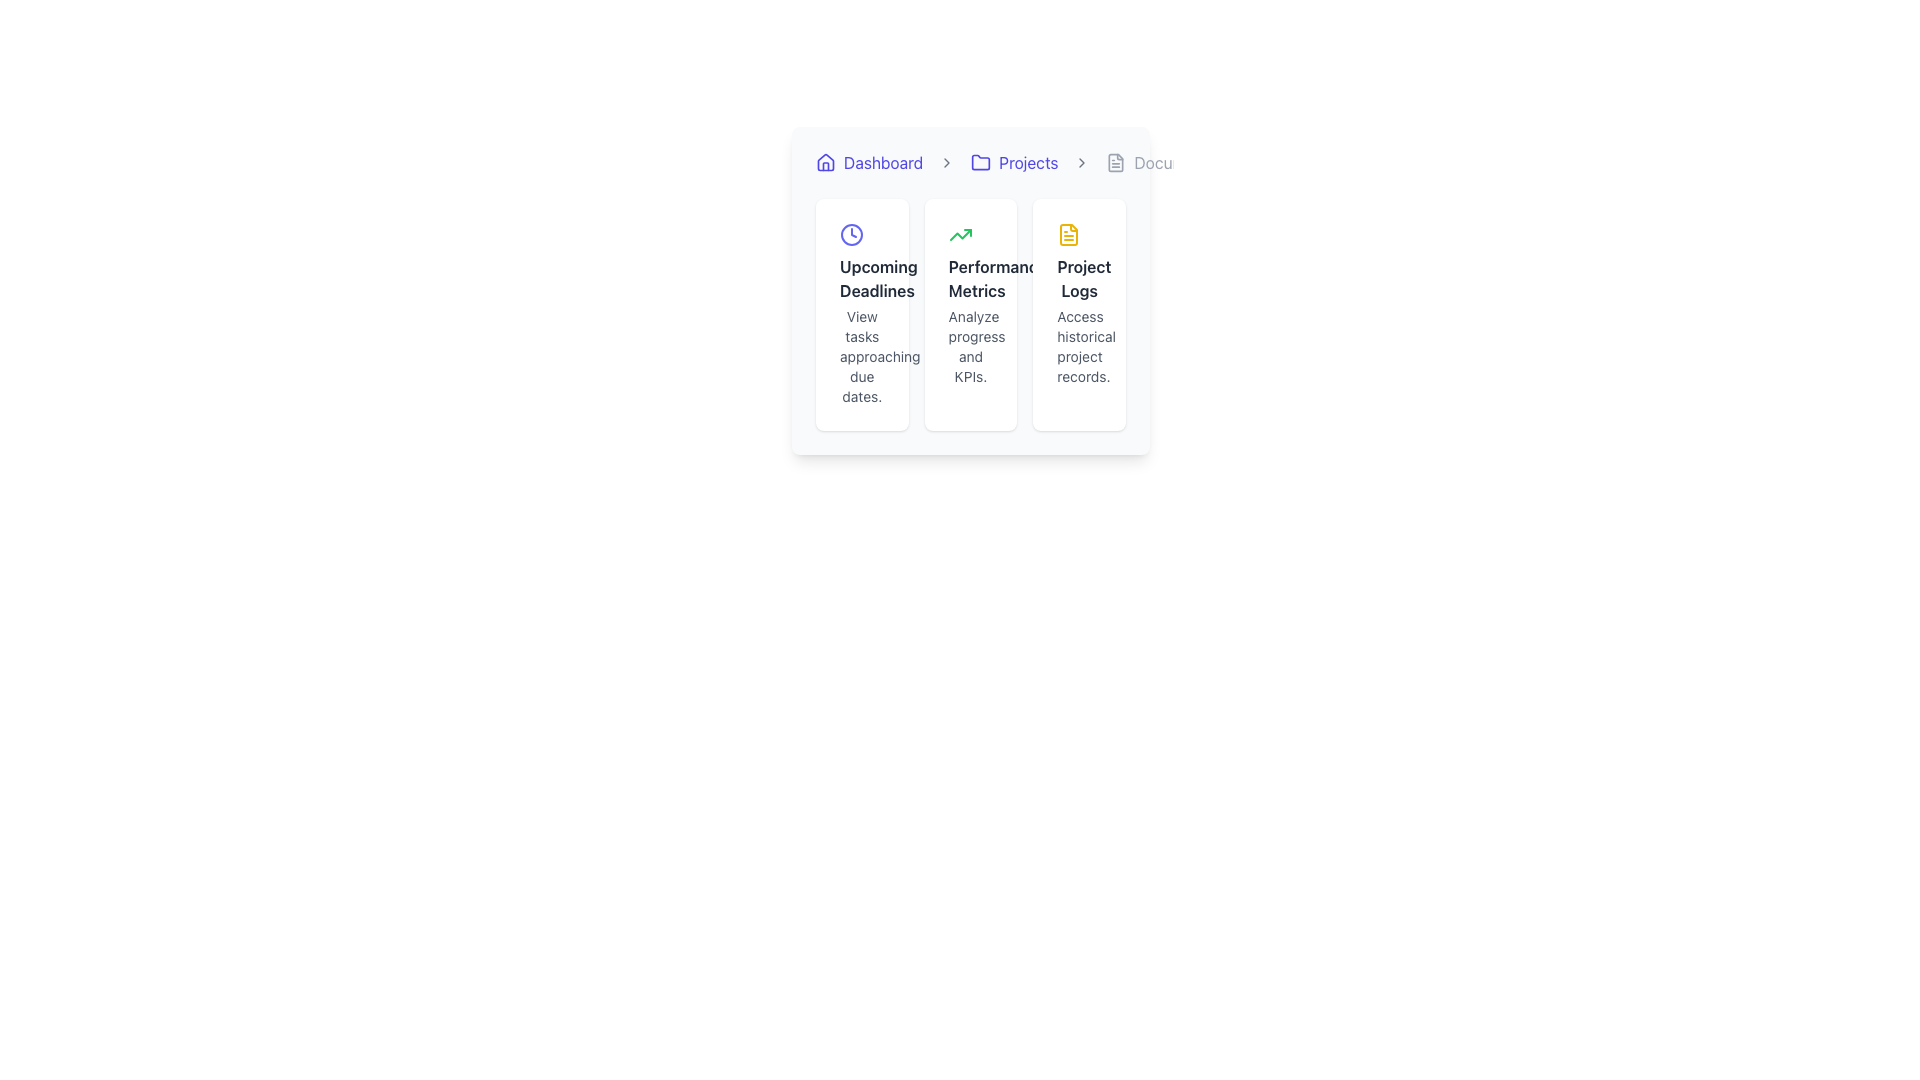 The height and width of the screenshot is (1080, 1920). I want to click on the text element that reads 'View tasks approaching due dates', which is styled in smaller gray text and located directly beneath the header 'Upcoming Deadlines' in the leftmost card, so click(862, 356).